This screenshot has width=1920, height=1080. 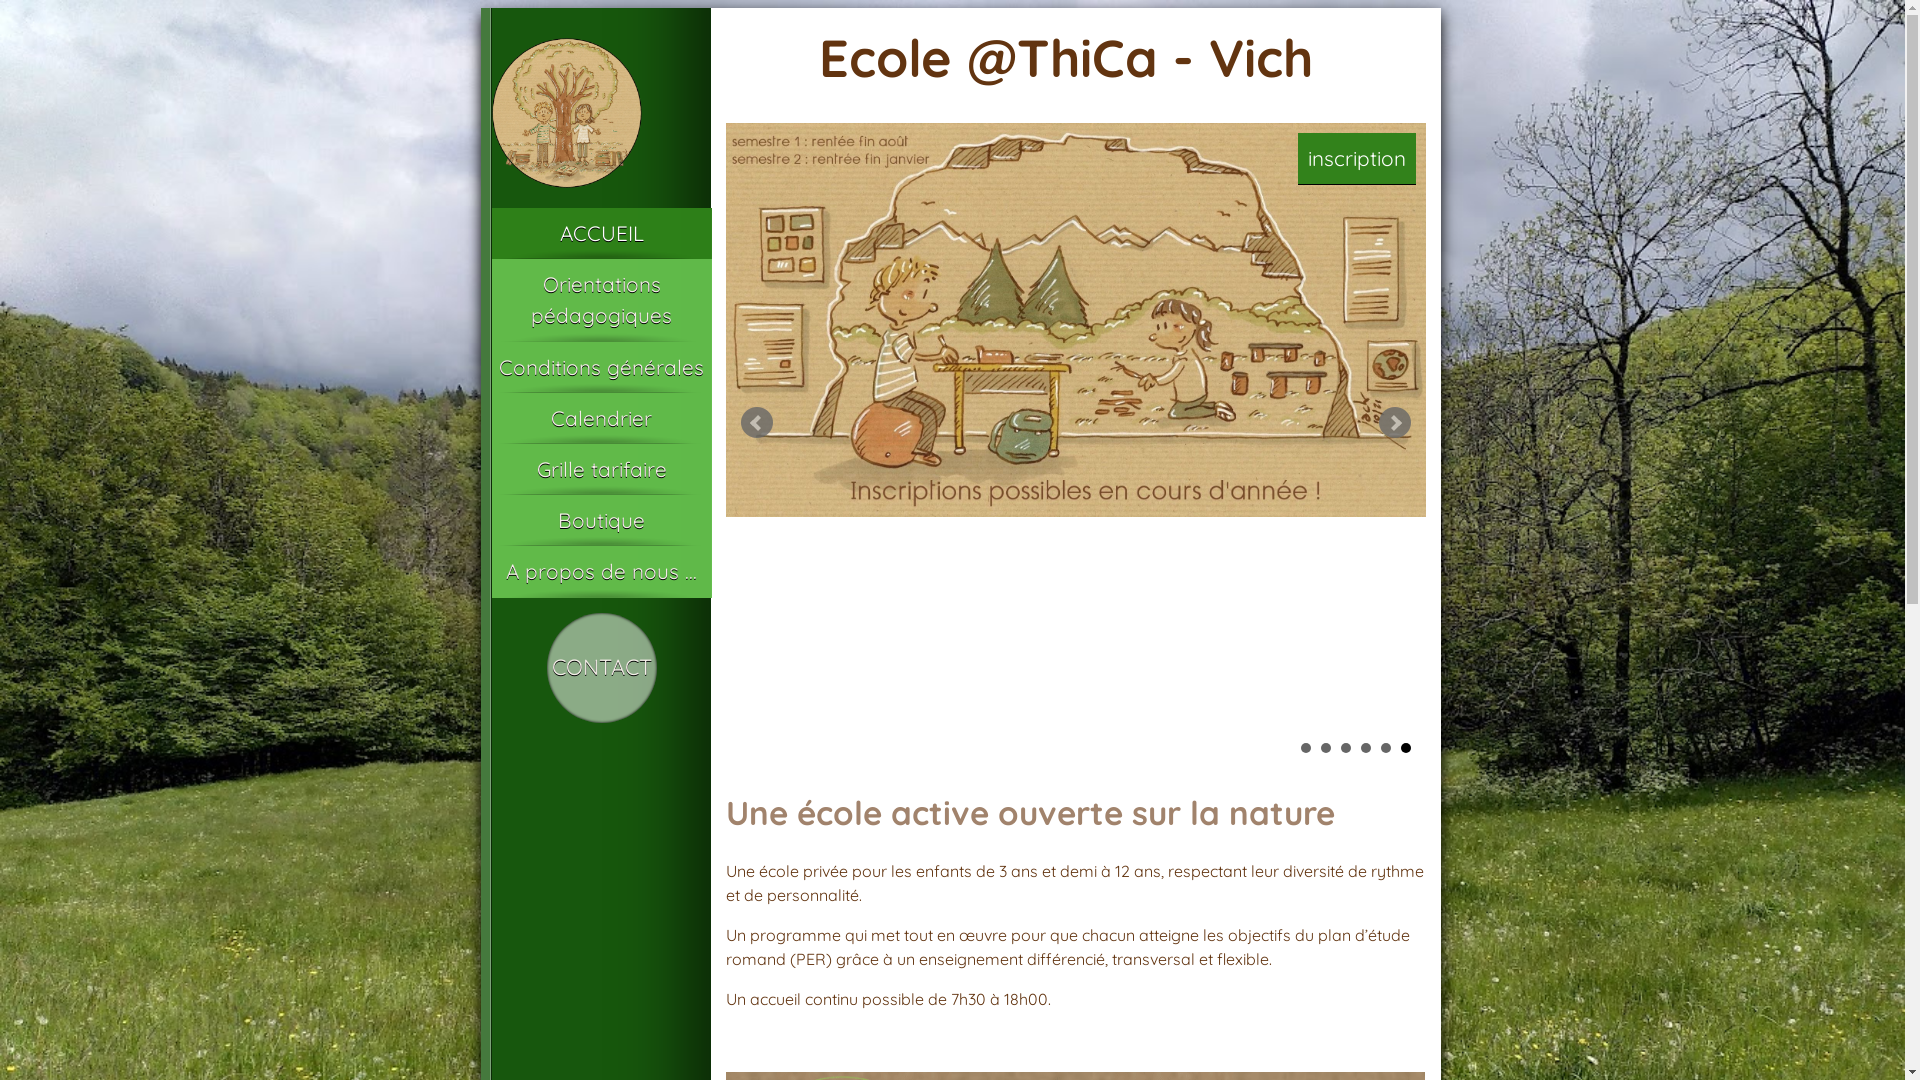 I want to click on 'CONTACT', so click(x=599, y=667).